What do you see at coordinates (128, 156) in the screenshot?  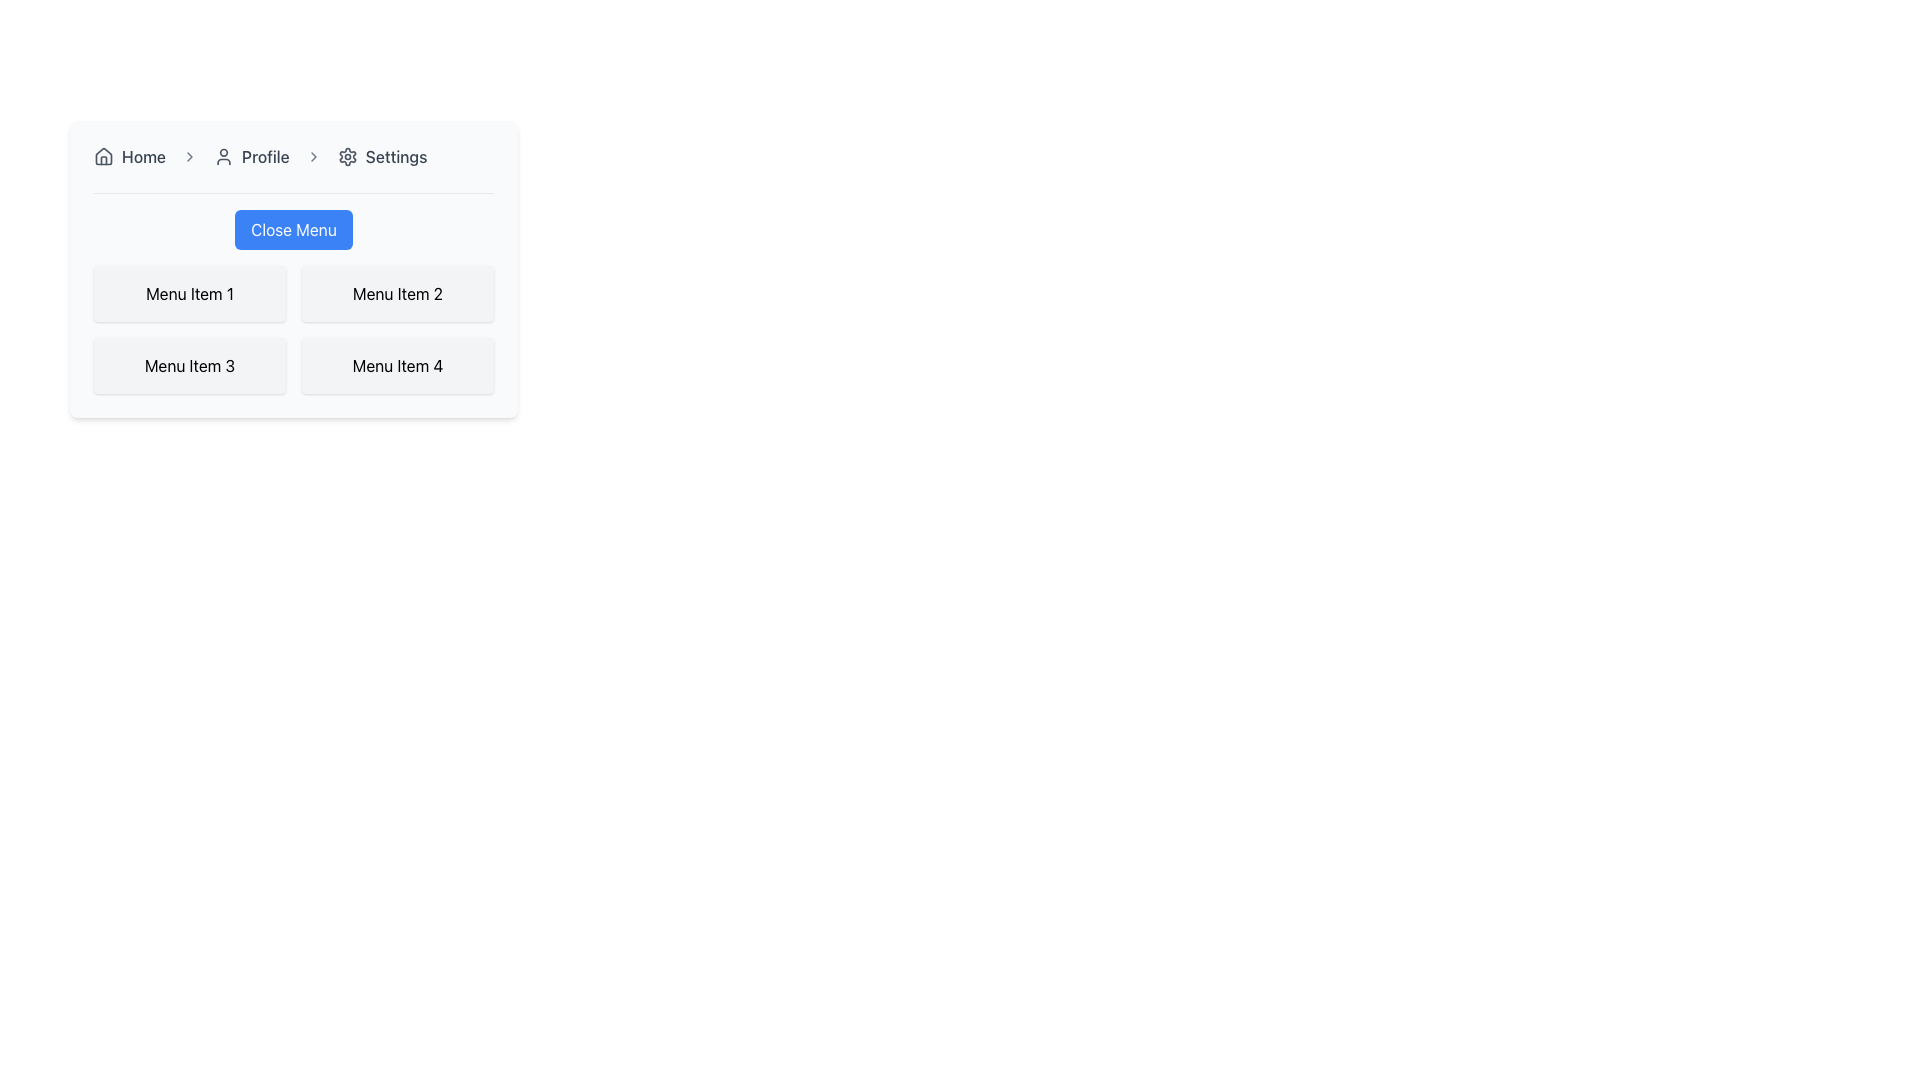 I see `the 'Home' link in the navigation bar to change its appearance, which turns the text blue due to the hover effect` at bounding box center [128, 156].